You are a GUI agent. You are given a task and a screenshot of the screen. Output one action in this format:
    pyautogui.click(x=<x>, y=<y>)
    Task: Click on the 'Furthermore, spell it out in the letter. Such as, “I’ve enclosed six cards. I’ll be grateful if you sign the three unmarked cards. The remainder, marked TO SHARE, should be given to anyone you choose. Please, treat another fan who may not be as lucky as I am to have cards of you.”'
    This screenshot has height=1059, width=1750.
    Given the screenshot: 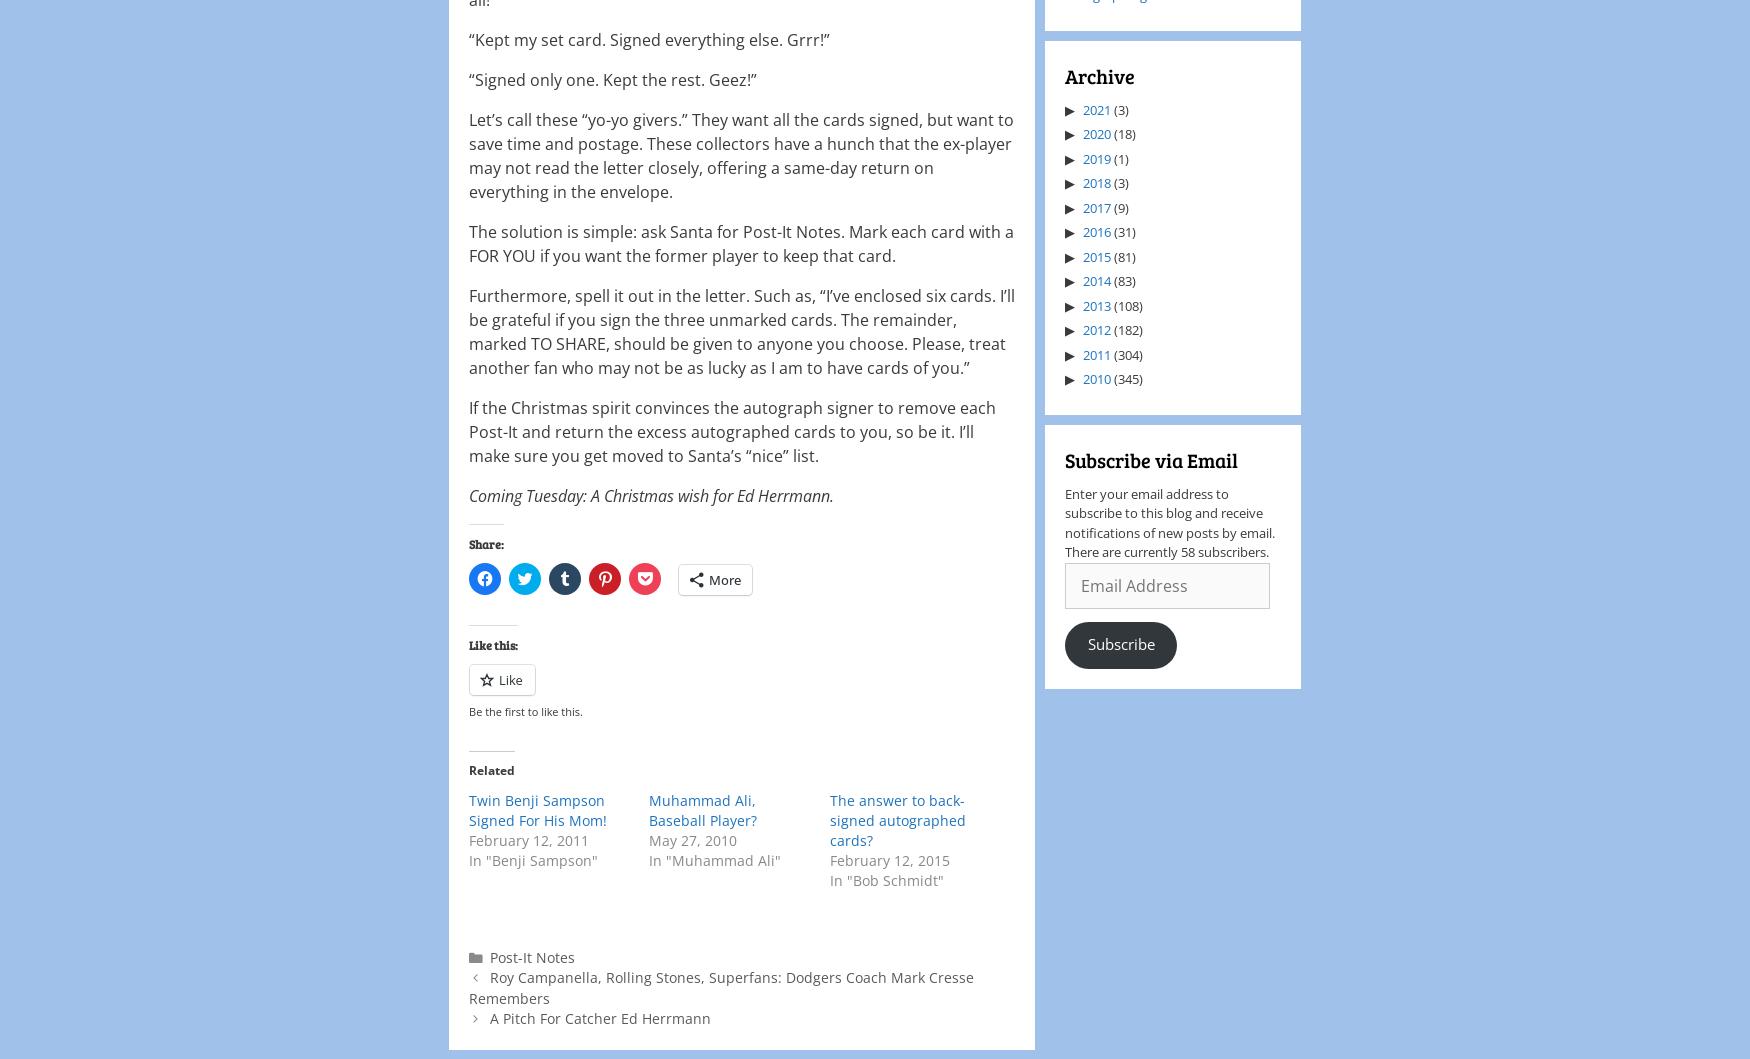 What is the action you would take?
    pyautogui.click(x=742, y=330)
    